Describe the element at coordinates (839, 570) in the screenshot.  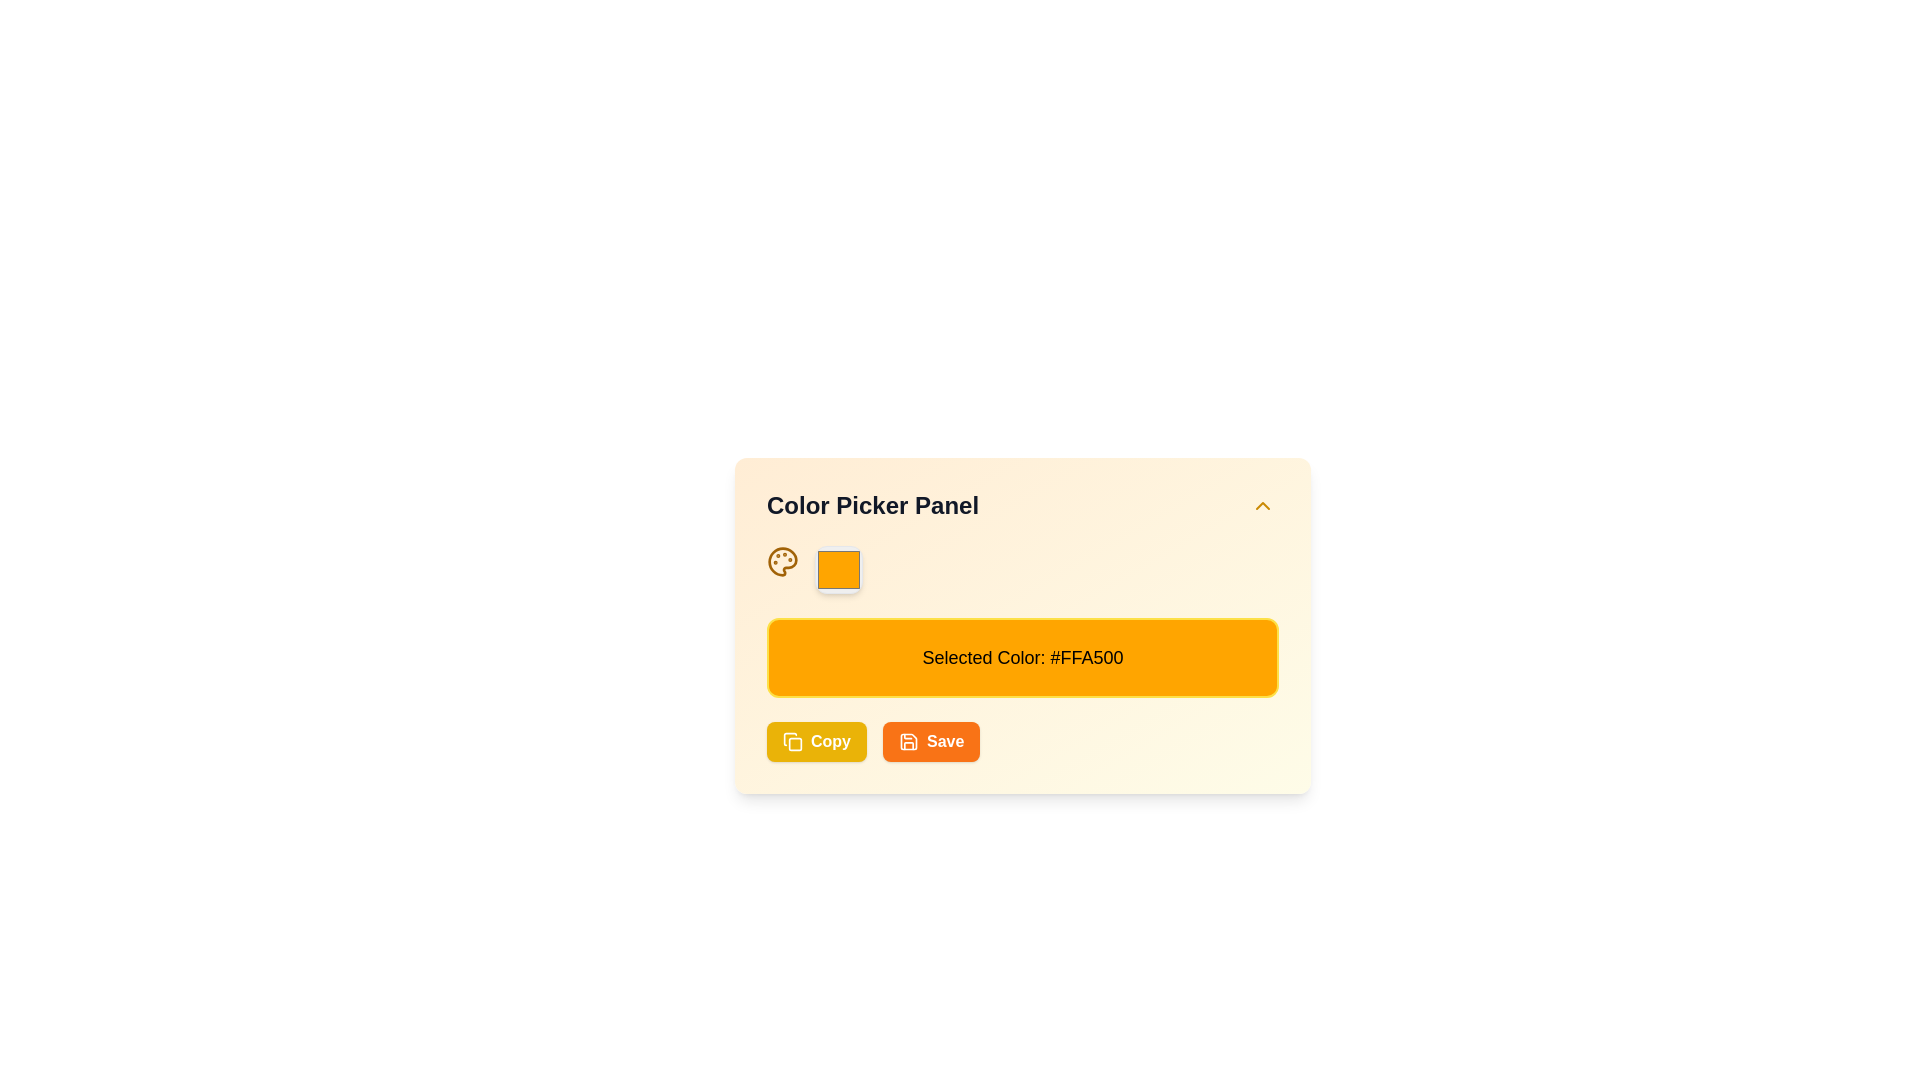
I see `the orange square color option with rounded corners in the Color Picker Panel` at that location.